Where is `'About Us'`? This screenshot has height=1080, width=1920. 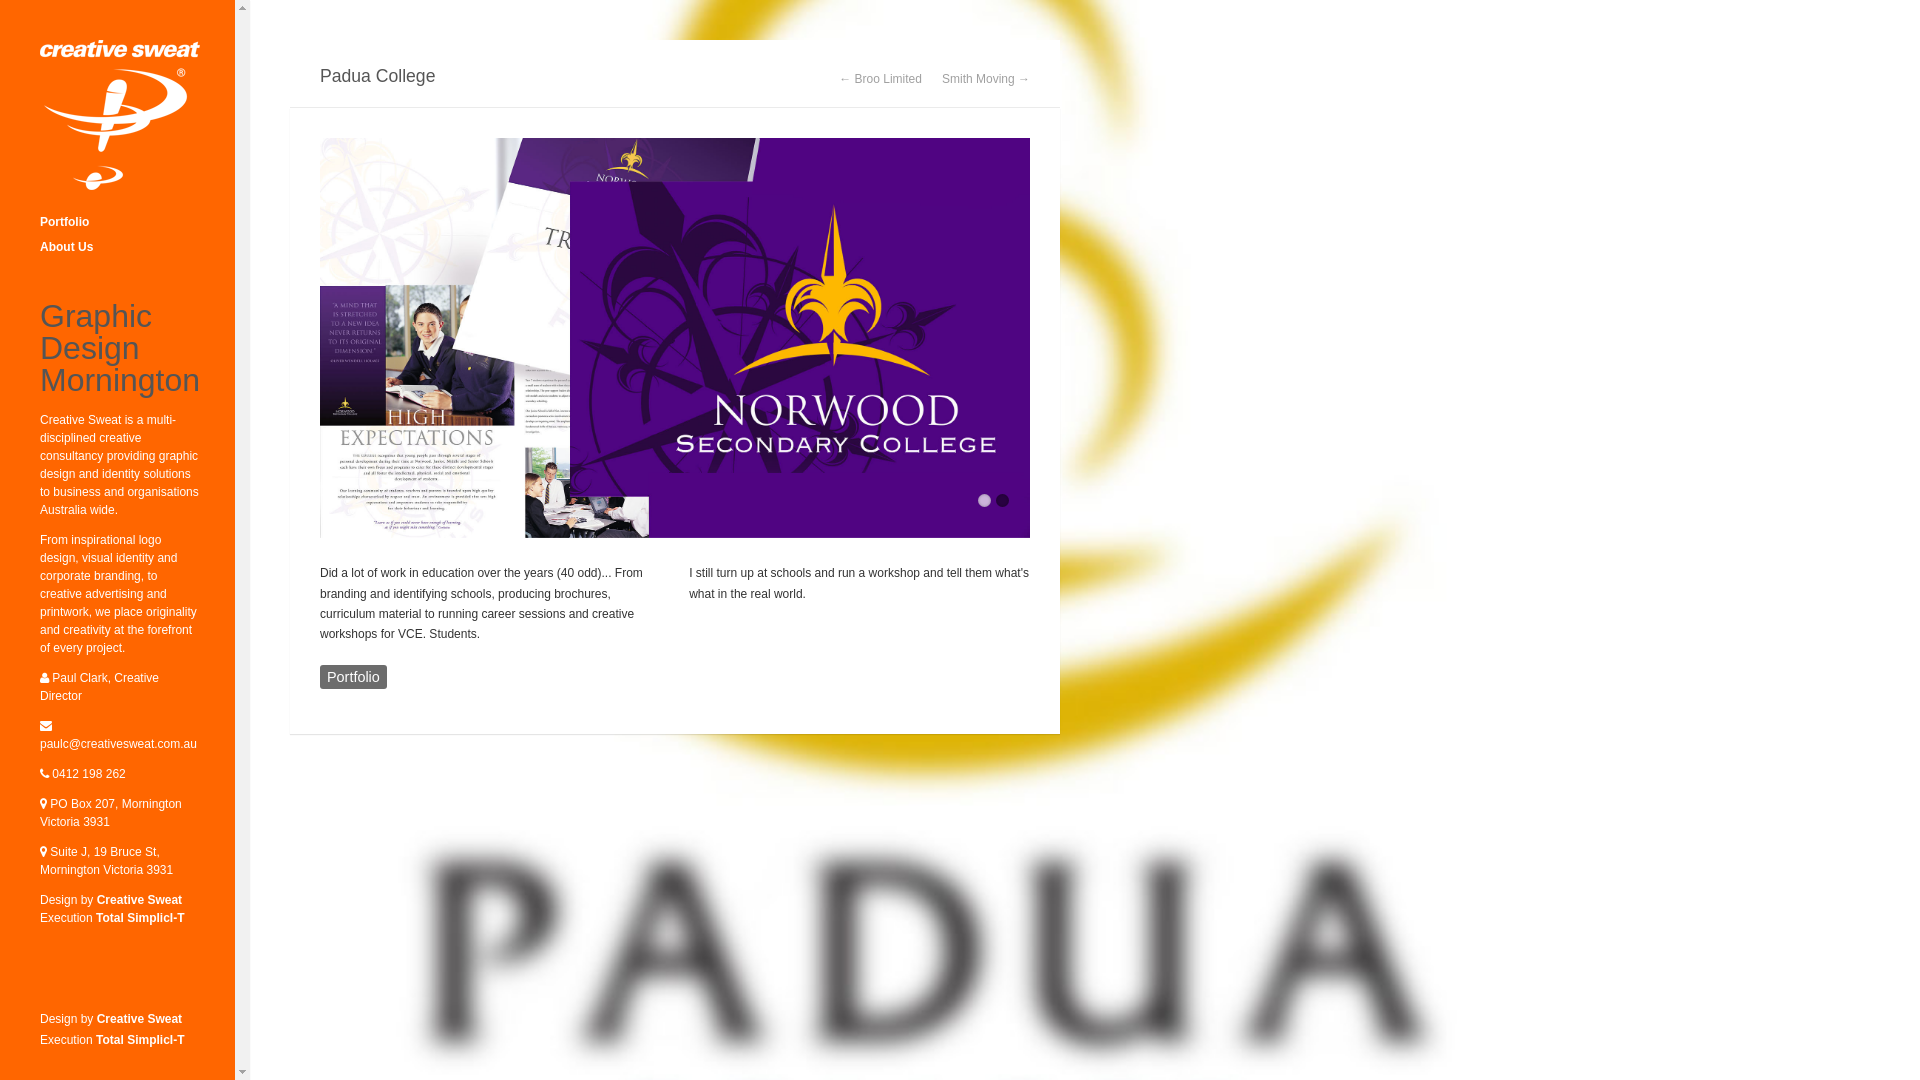 'About Us' is located at coordinates (119, 246).